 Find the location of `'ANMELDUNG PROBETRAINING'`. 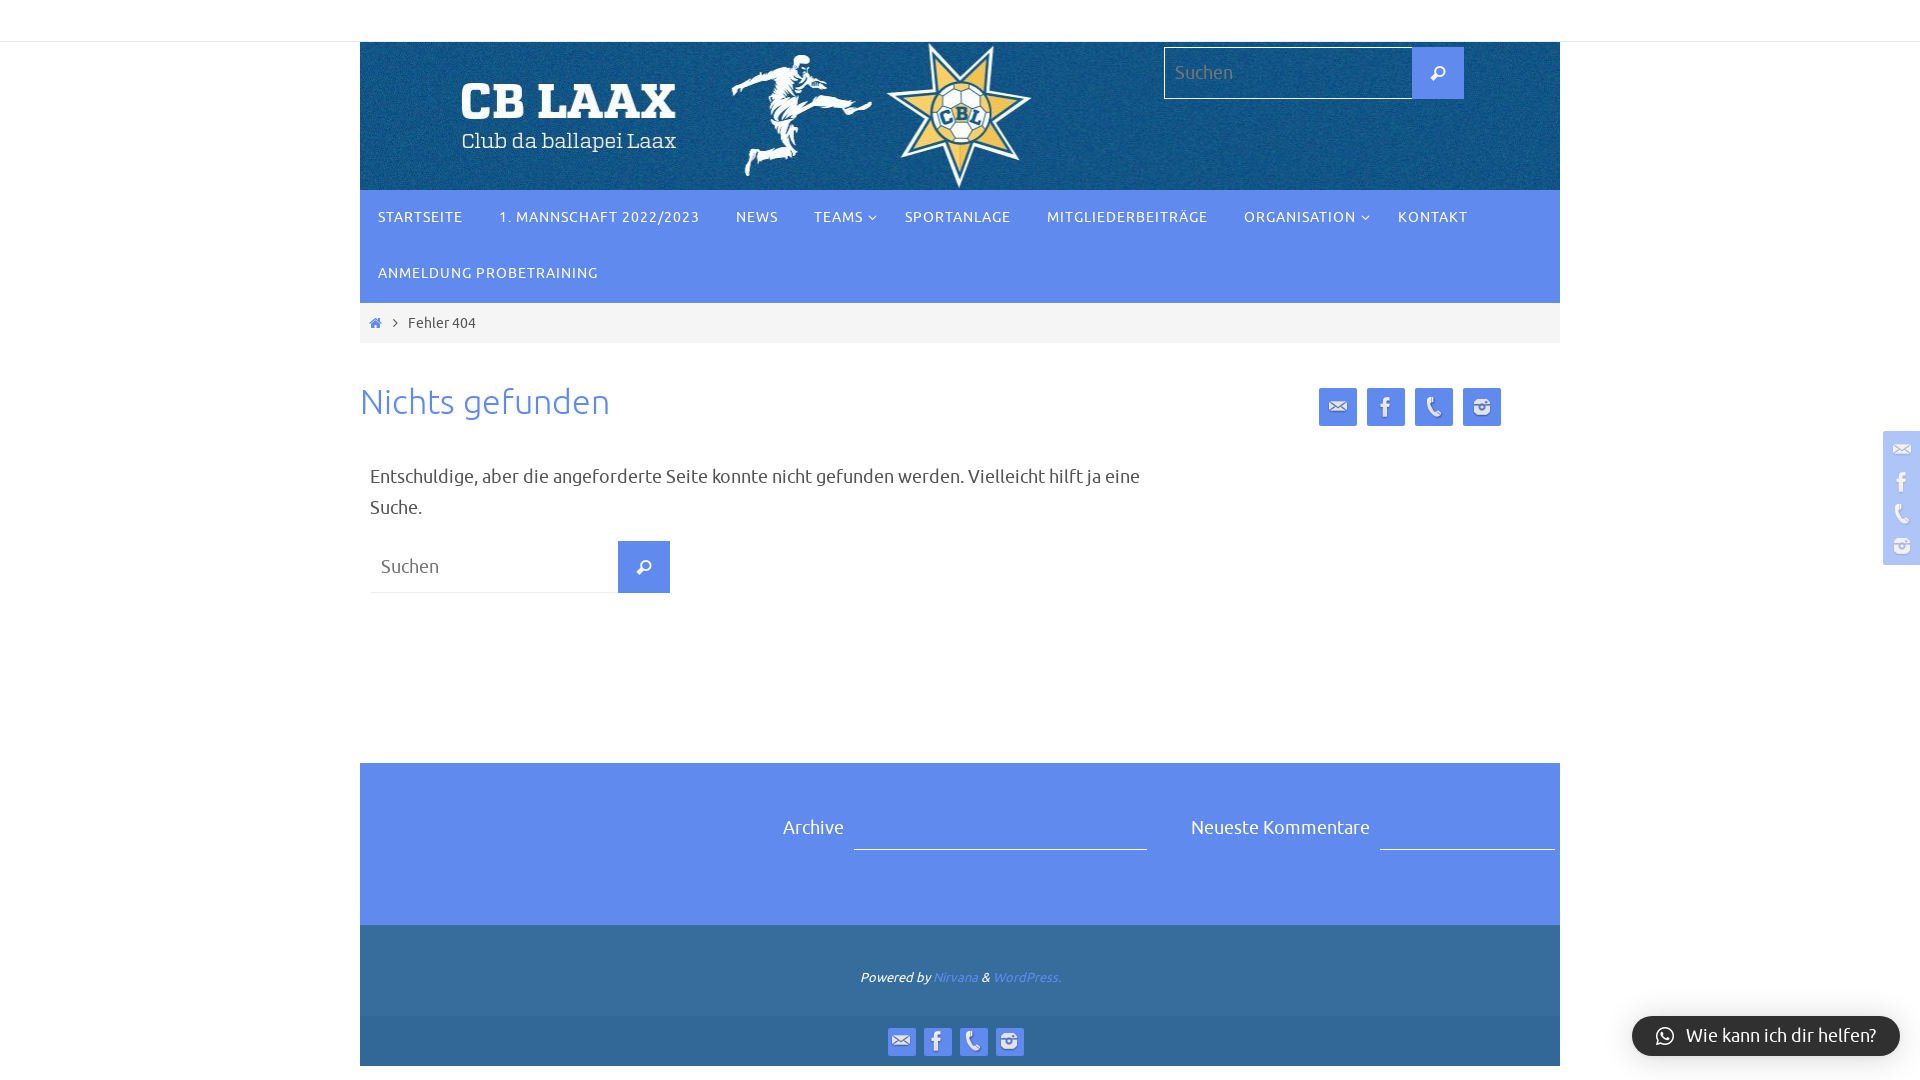

'ANMELDUNG PROBETRAINING' is located at coordinates (488, 273).